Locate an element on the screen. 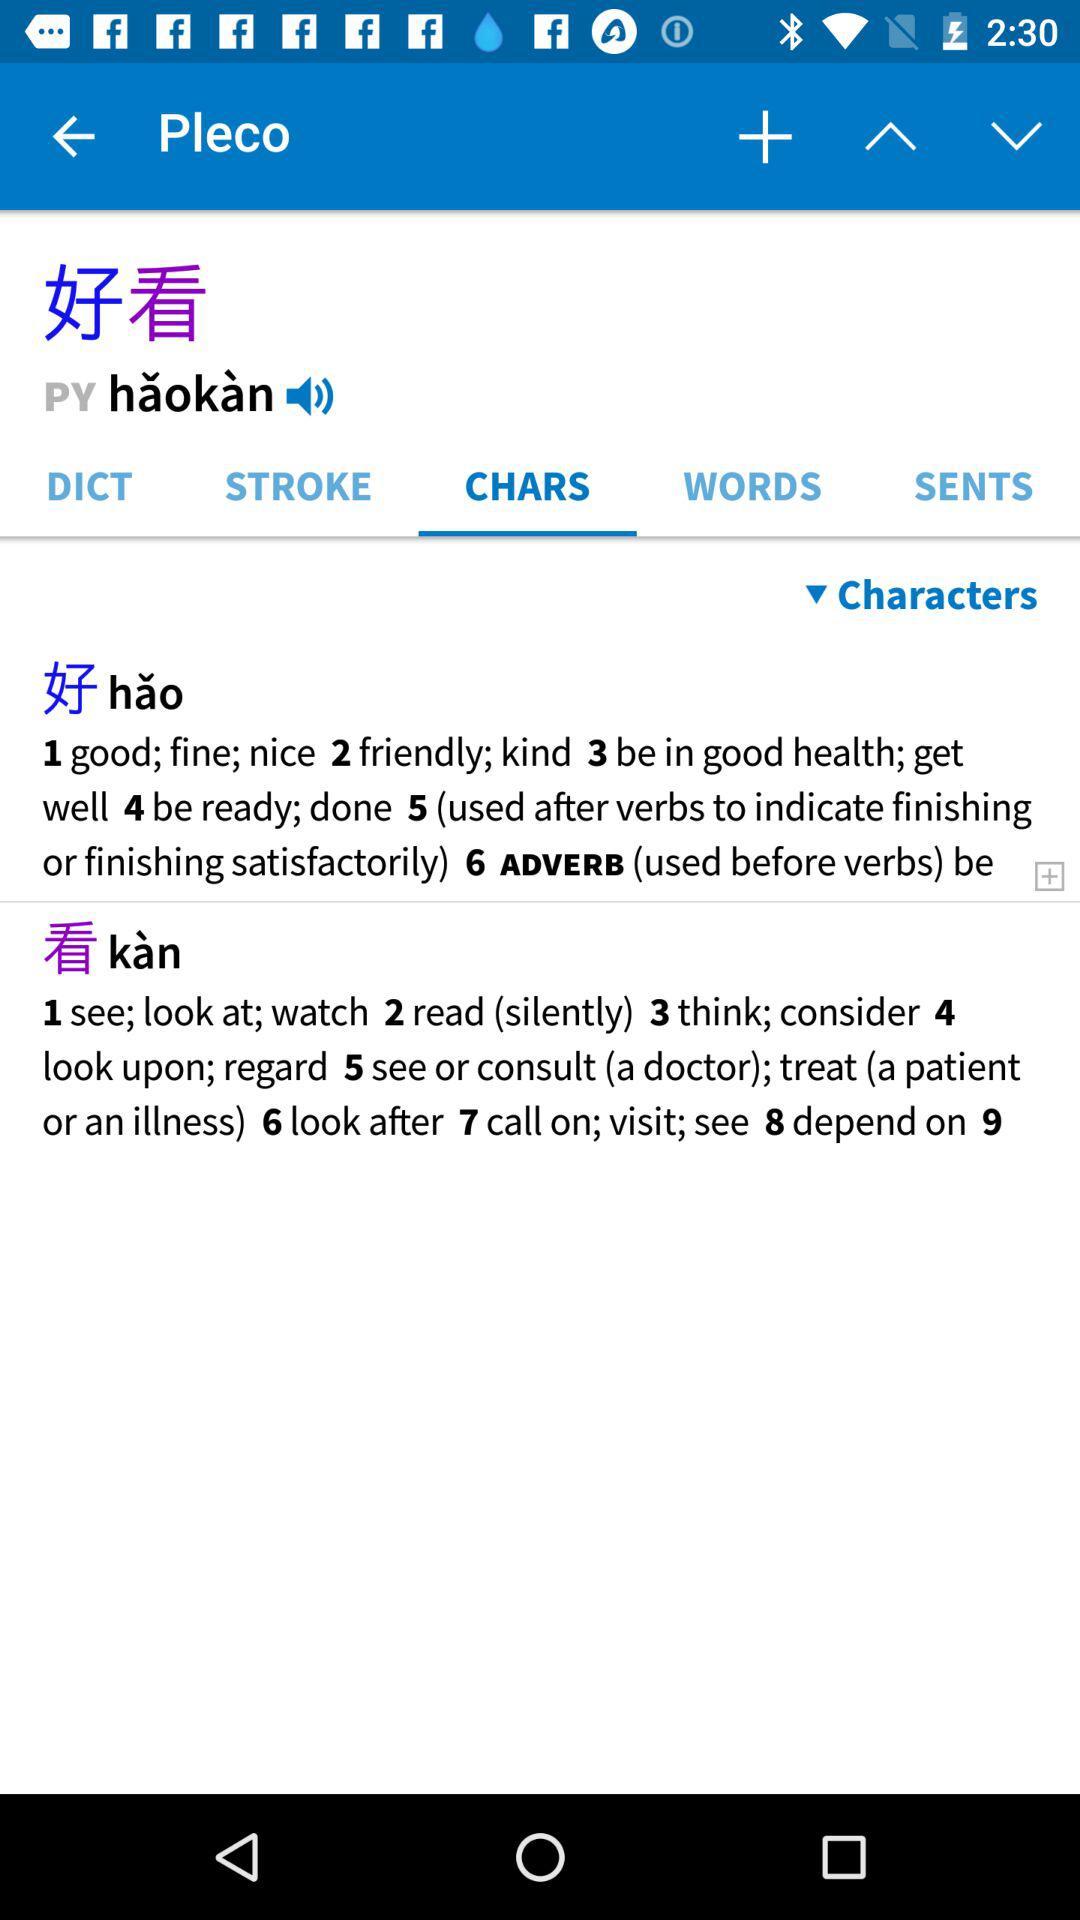 The height and width of the screenshot is (1920, 1080). icon to the left of sents item is located at coordinates (752, 483).